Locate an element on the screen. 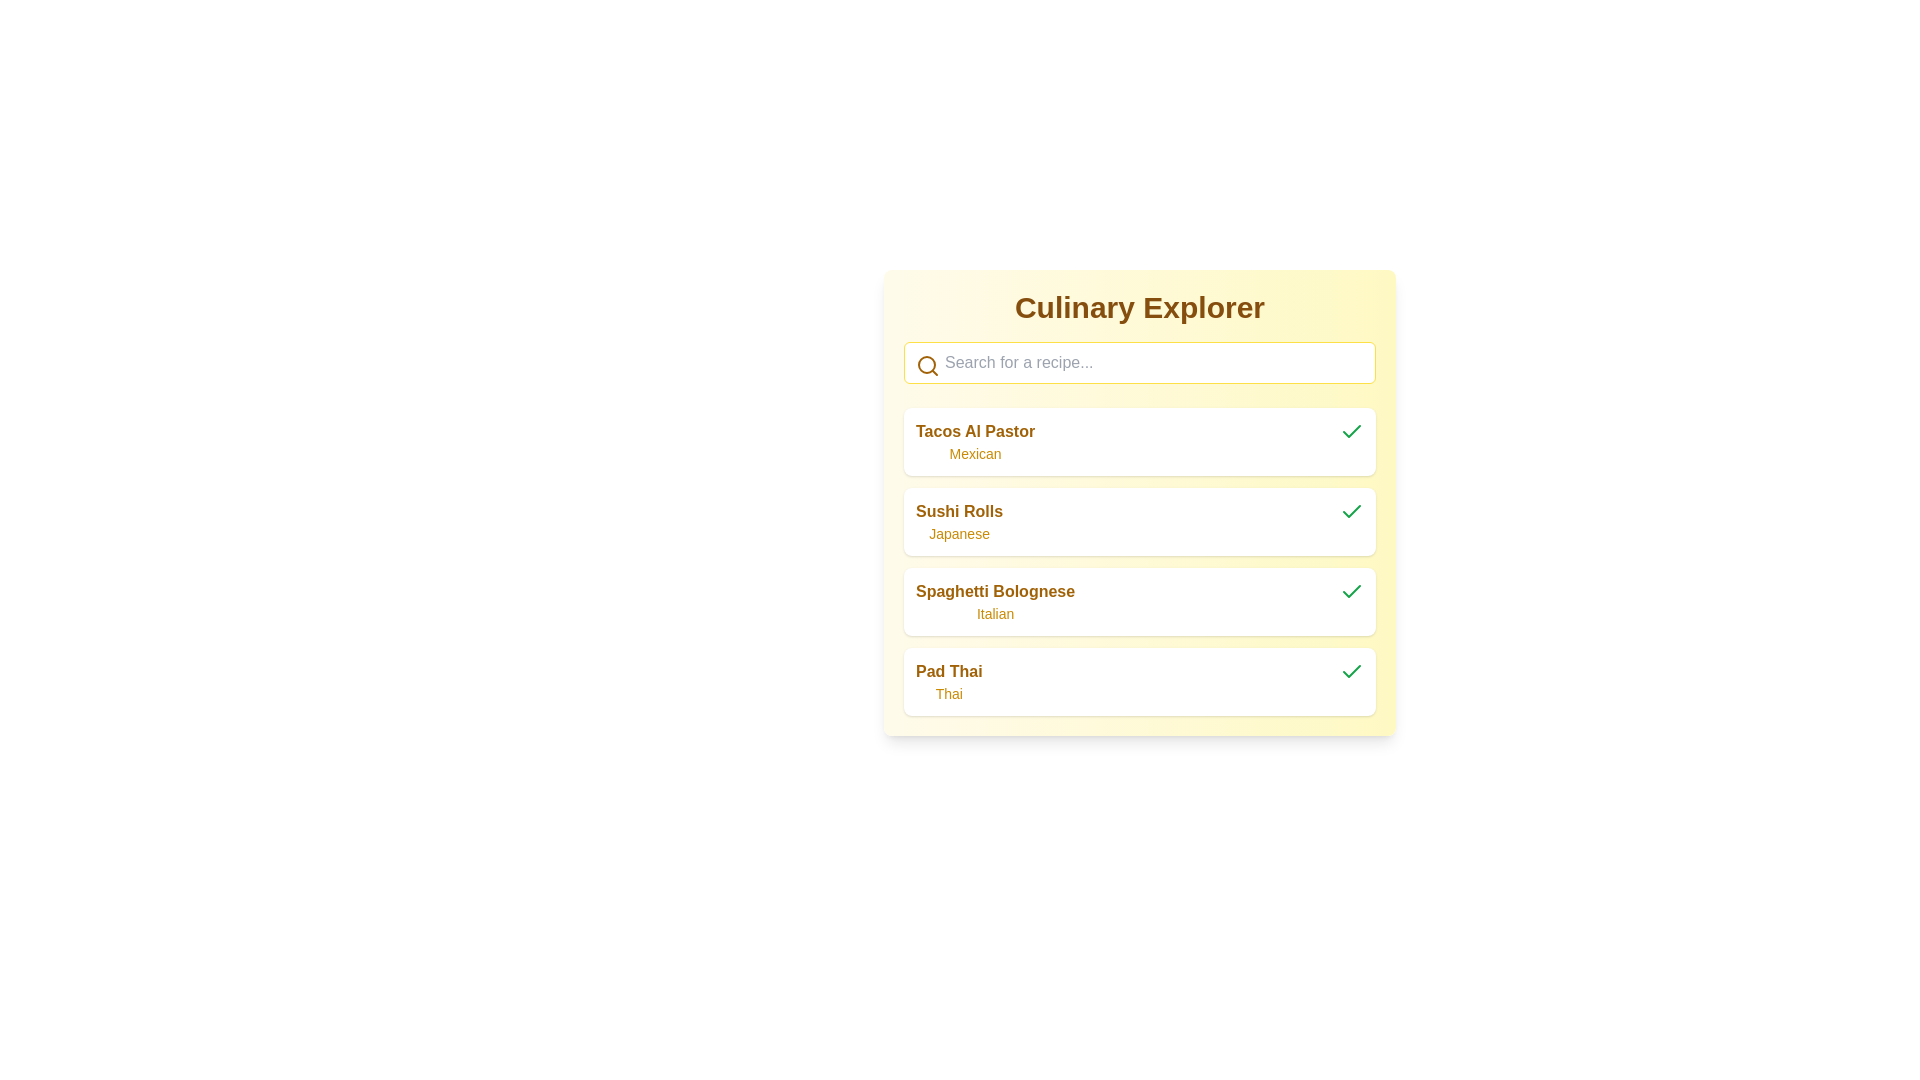  static label text 'Pad Thai' which is prominently displayed in a bold yellow color as the fourth item in the recipe list within the 'Culinary Explorer' interface is located at coordinates (948, 671).